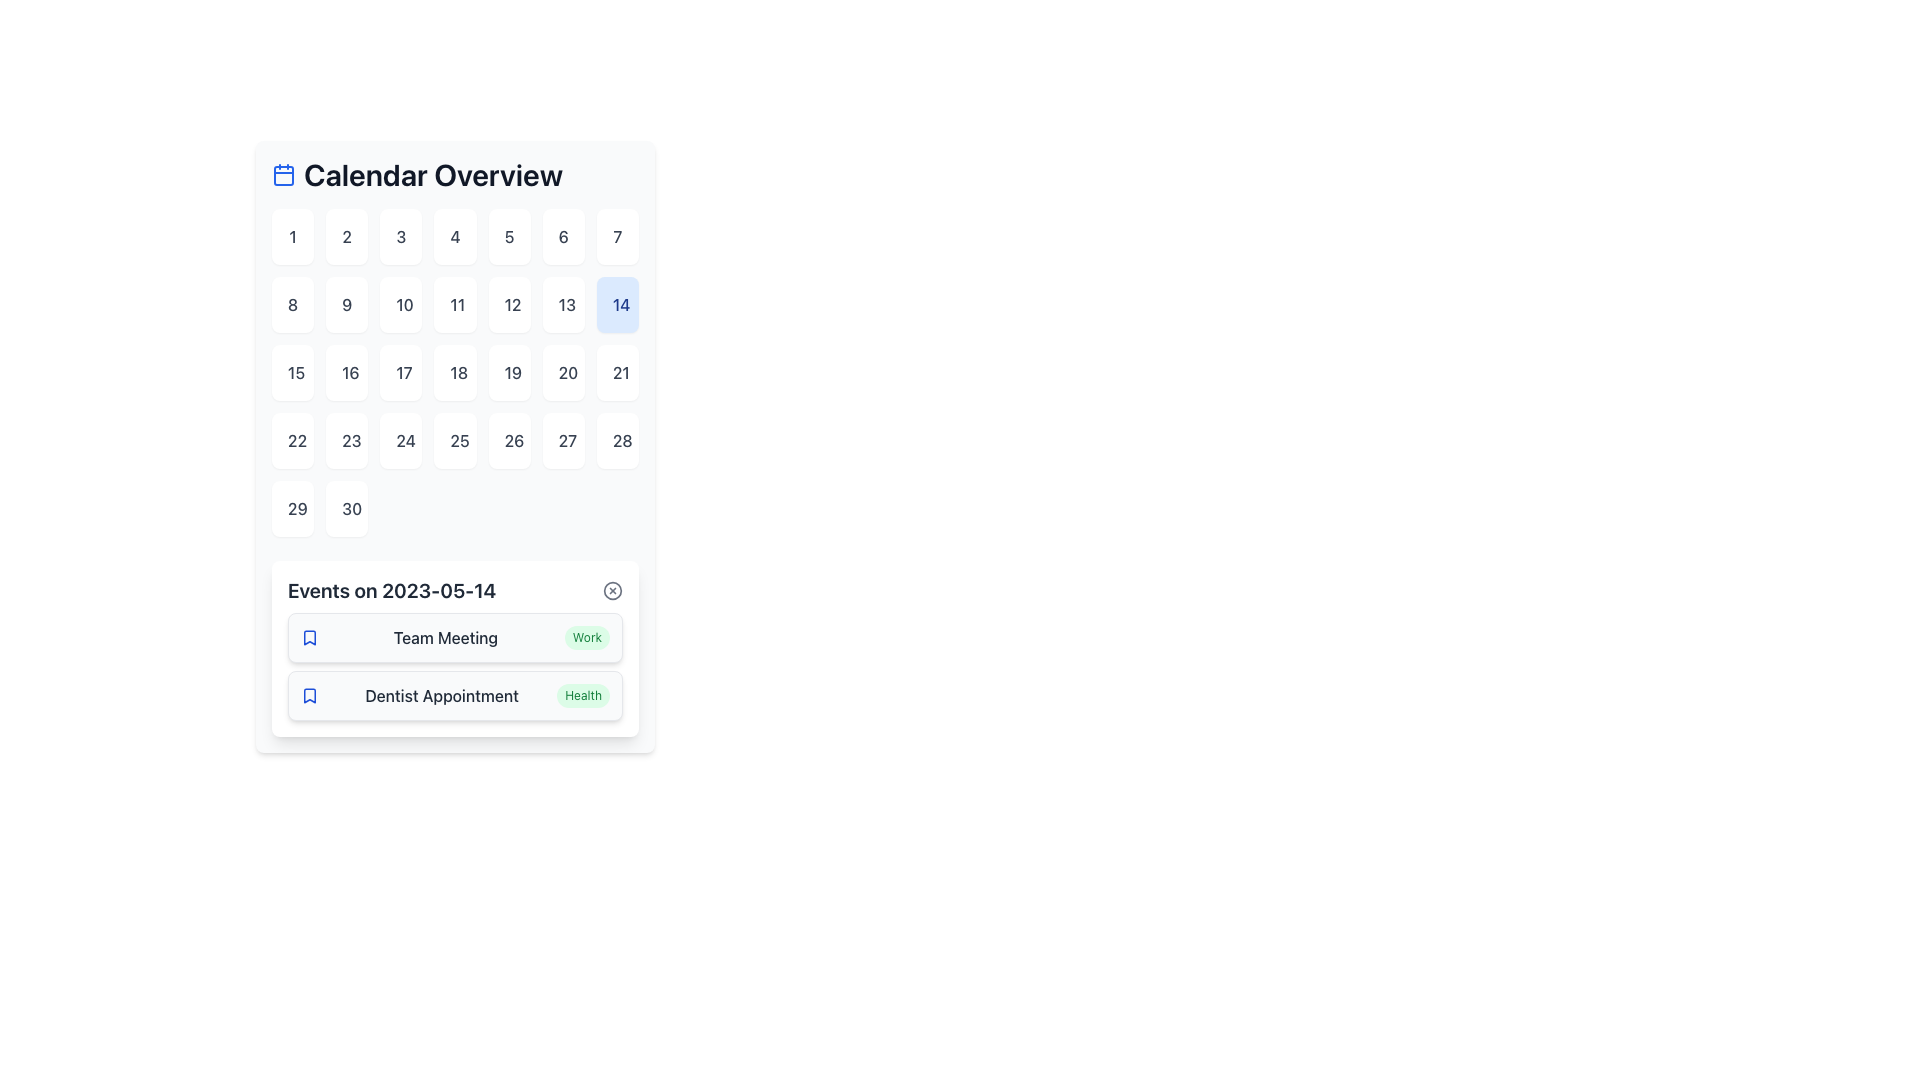  What do you see at coordinates (454, 373) in the screenshot?
I see `the date button representing the date '18'` at bounding box center [454, 373].